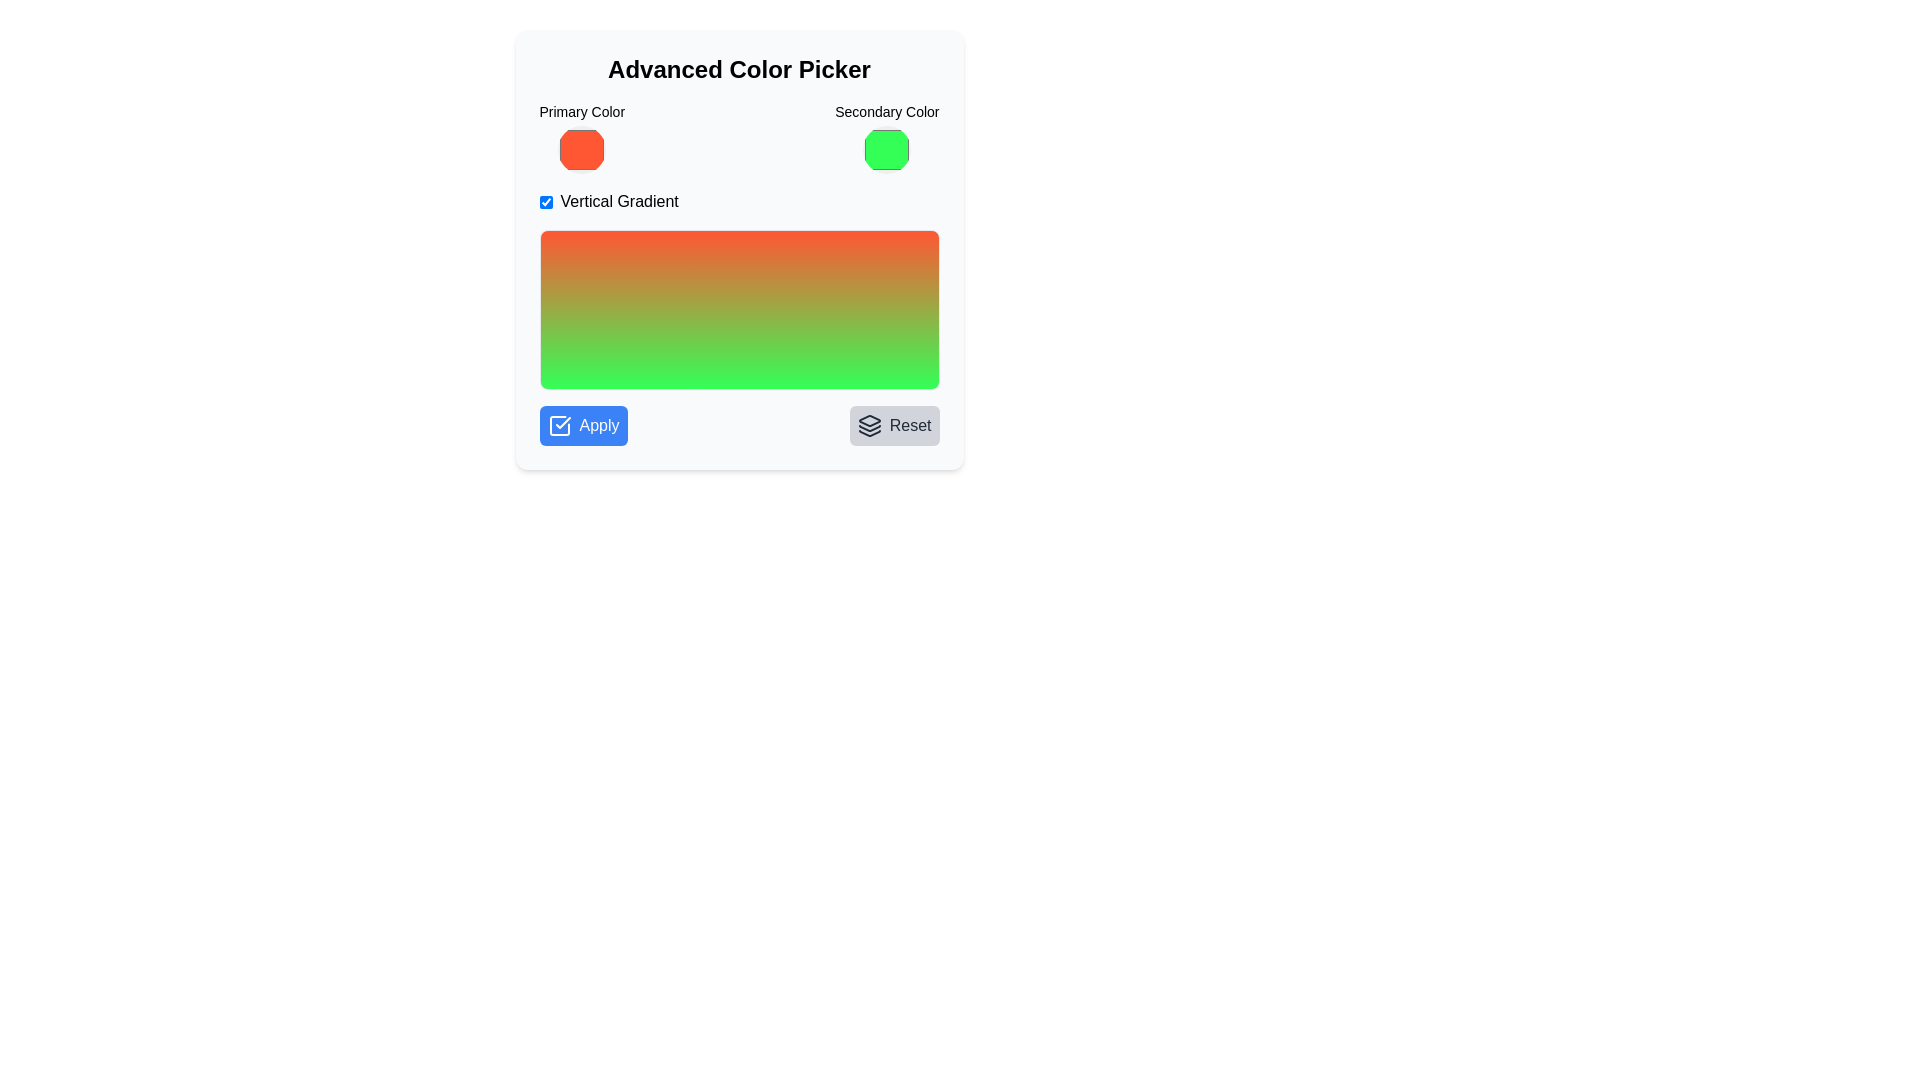  Describe the element at coordinates (580, 137) in the screenshot. I see `the circular color preview button labeled 'Primary Color'` at that location.